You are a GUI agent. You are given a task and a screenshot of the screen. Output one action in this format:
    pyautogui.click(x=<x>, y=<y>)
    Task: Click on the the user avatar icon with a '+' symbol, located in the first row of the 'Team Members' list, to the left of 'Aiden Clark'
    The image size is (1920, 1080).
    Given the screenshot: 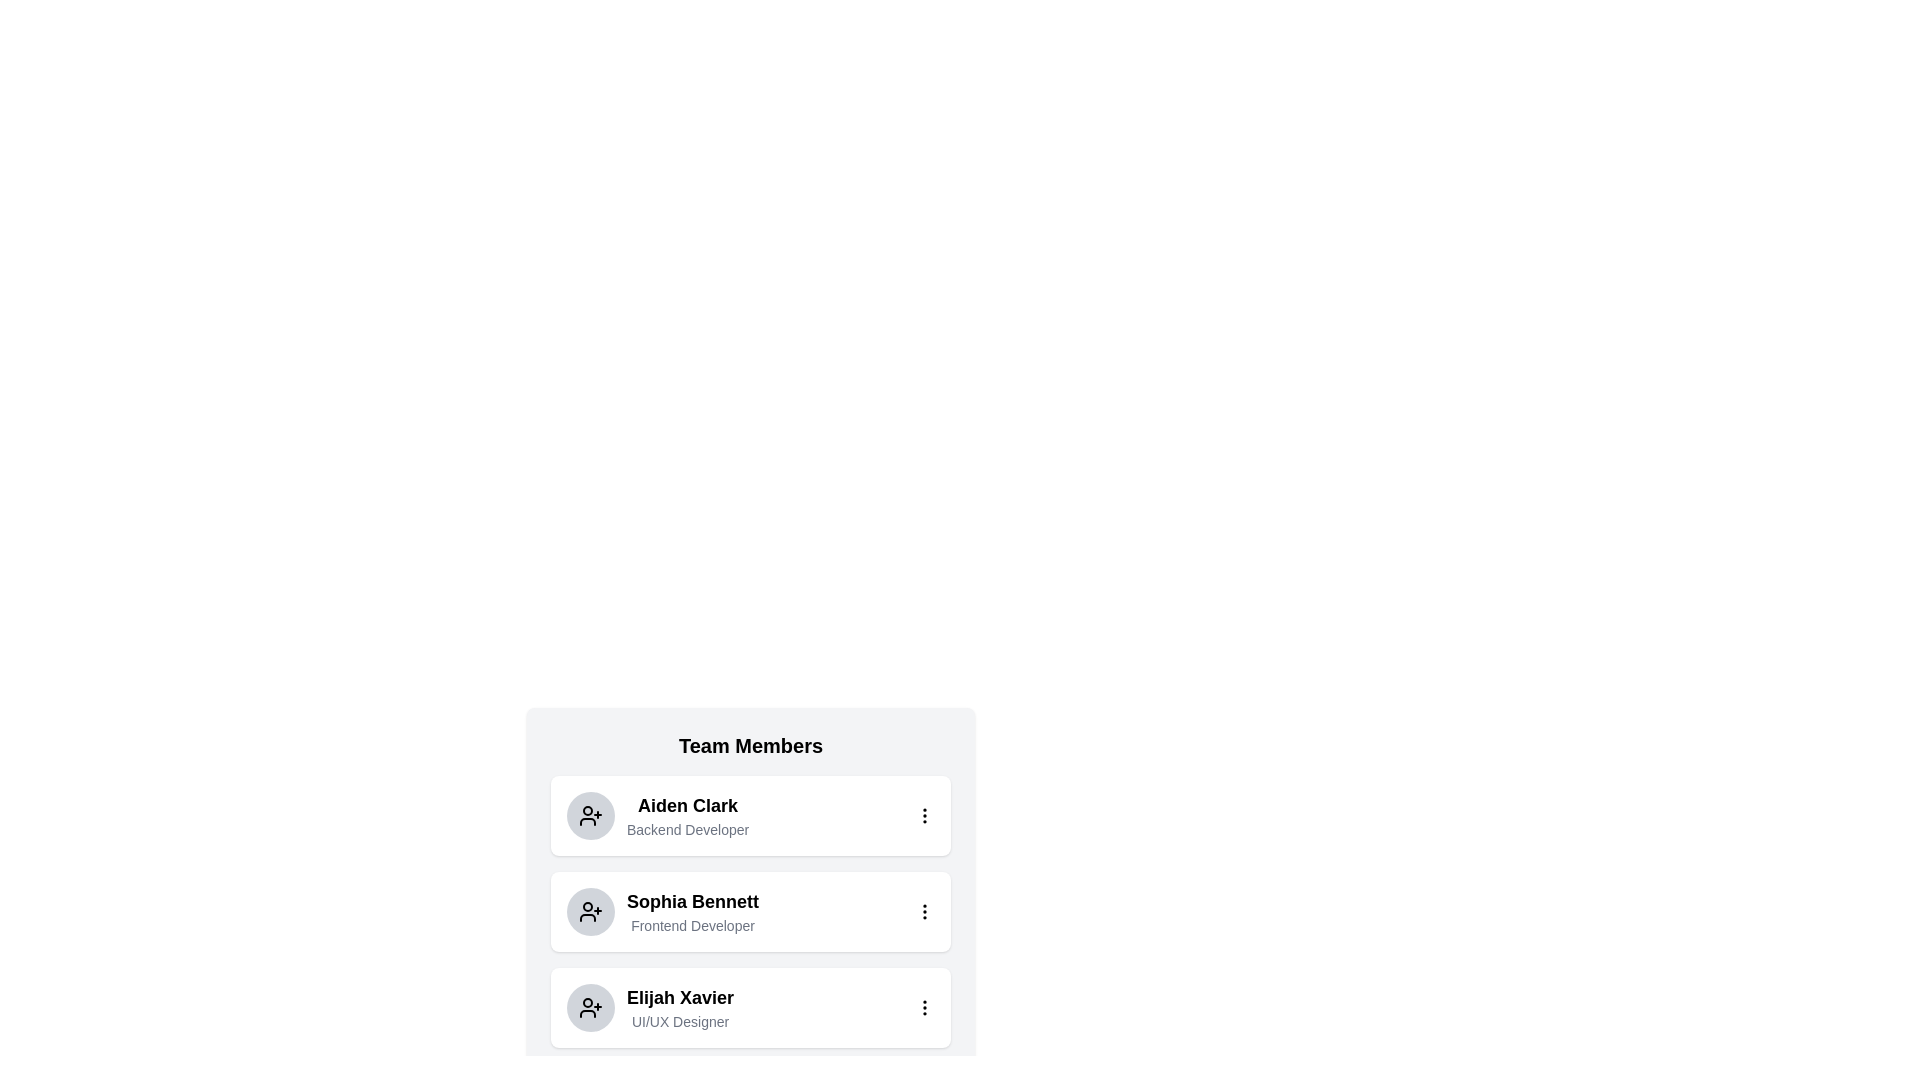 What is the action you would take?
    pyautogui.click(x=589, y=816)
    